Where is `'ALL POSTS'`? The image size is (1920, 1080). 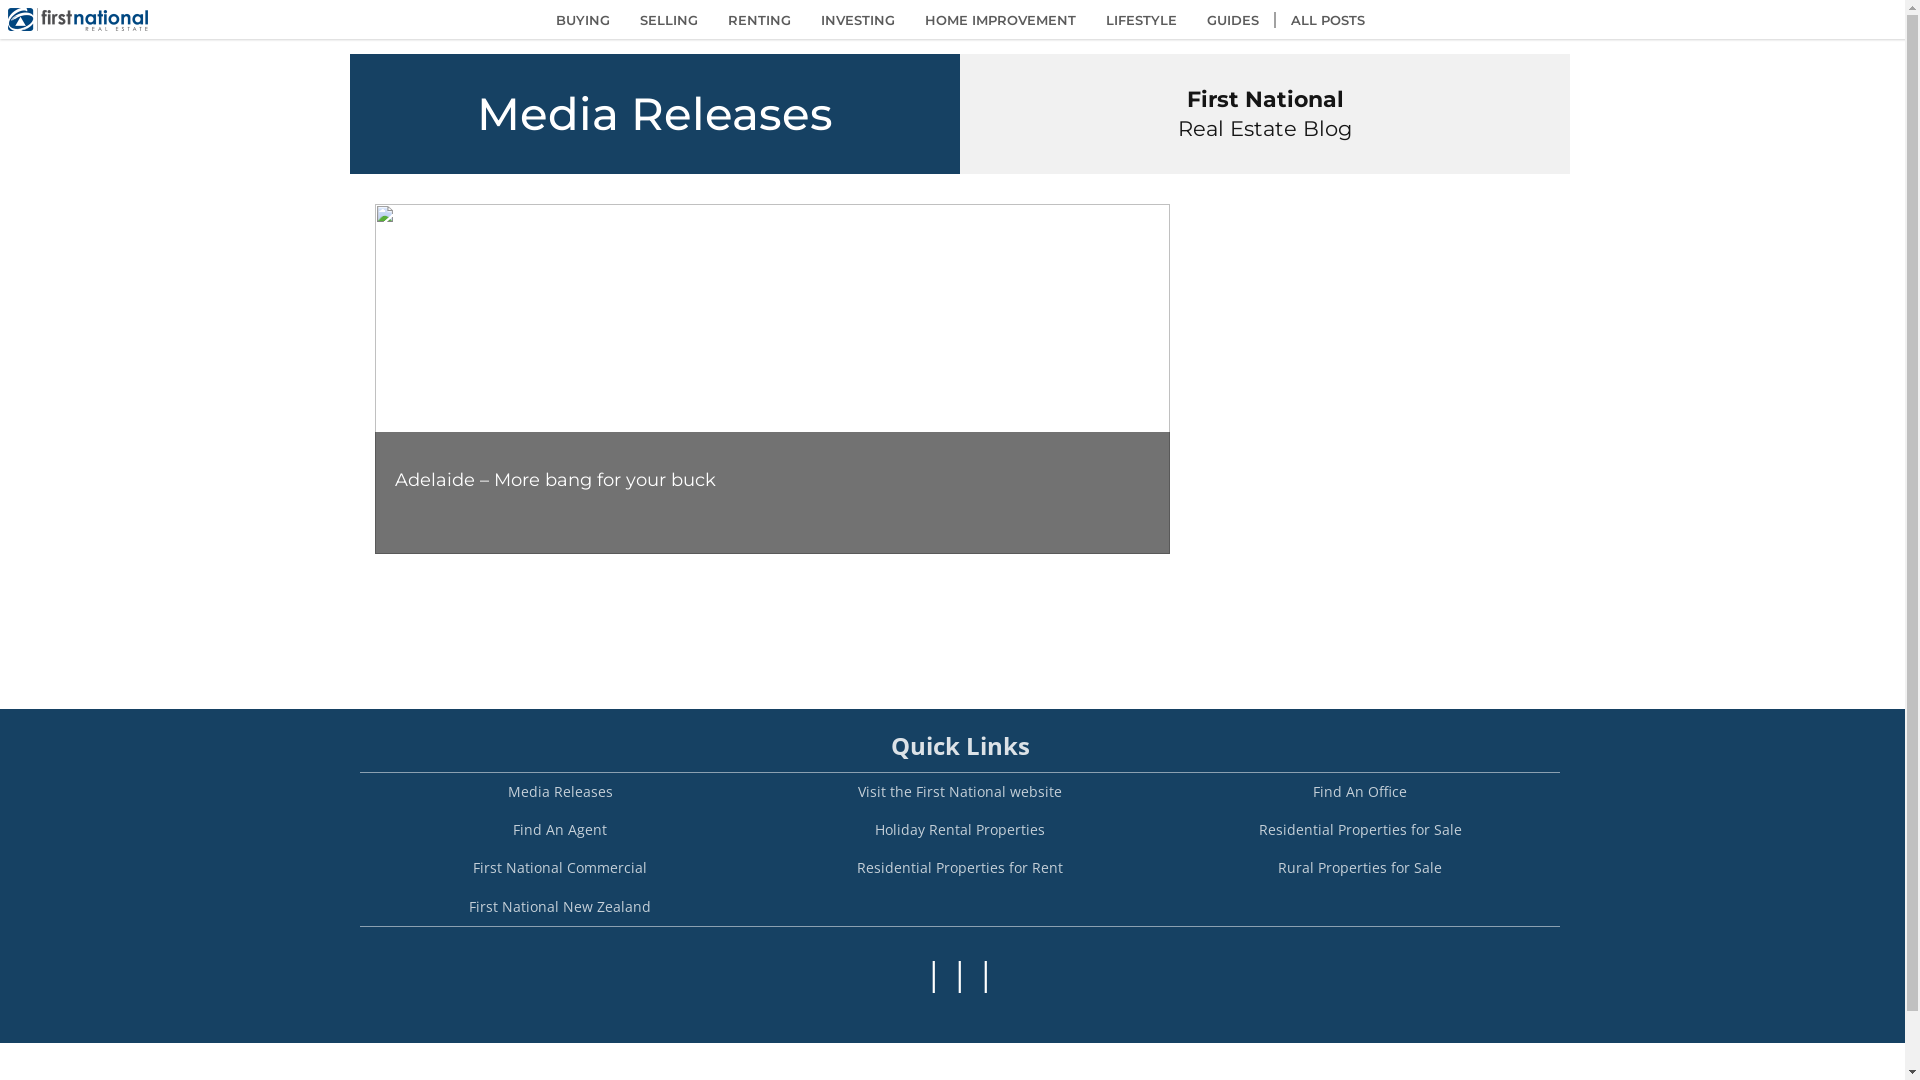
'ALL POSTS' is located at coordinates (1326, 19).